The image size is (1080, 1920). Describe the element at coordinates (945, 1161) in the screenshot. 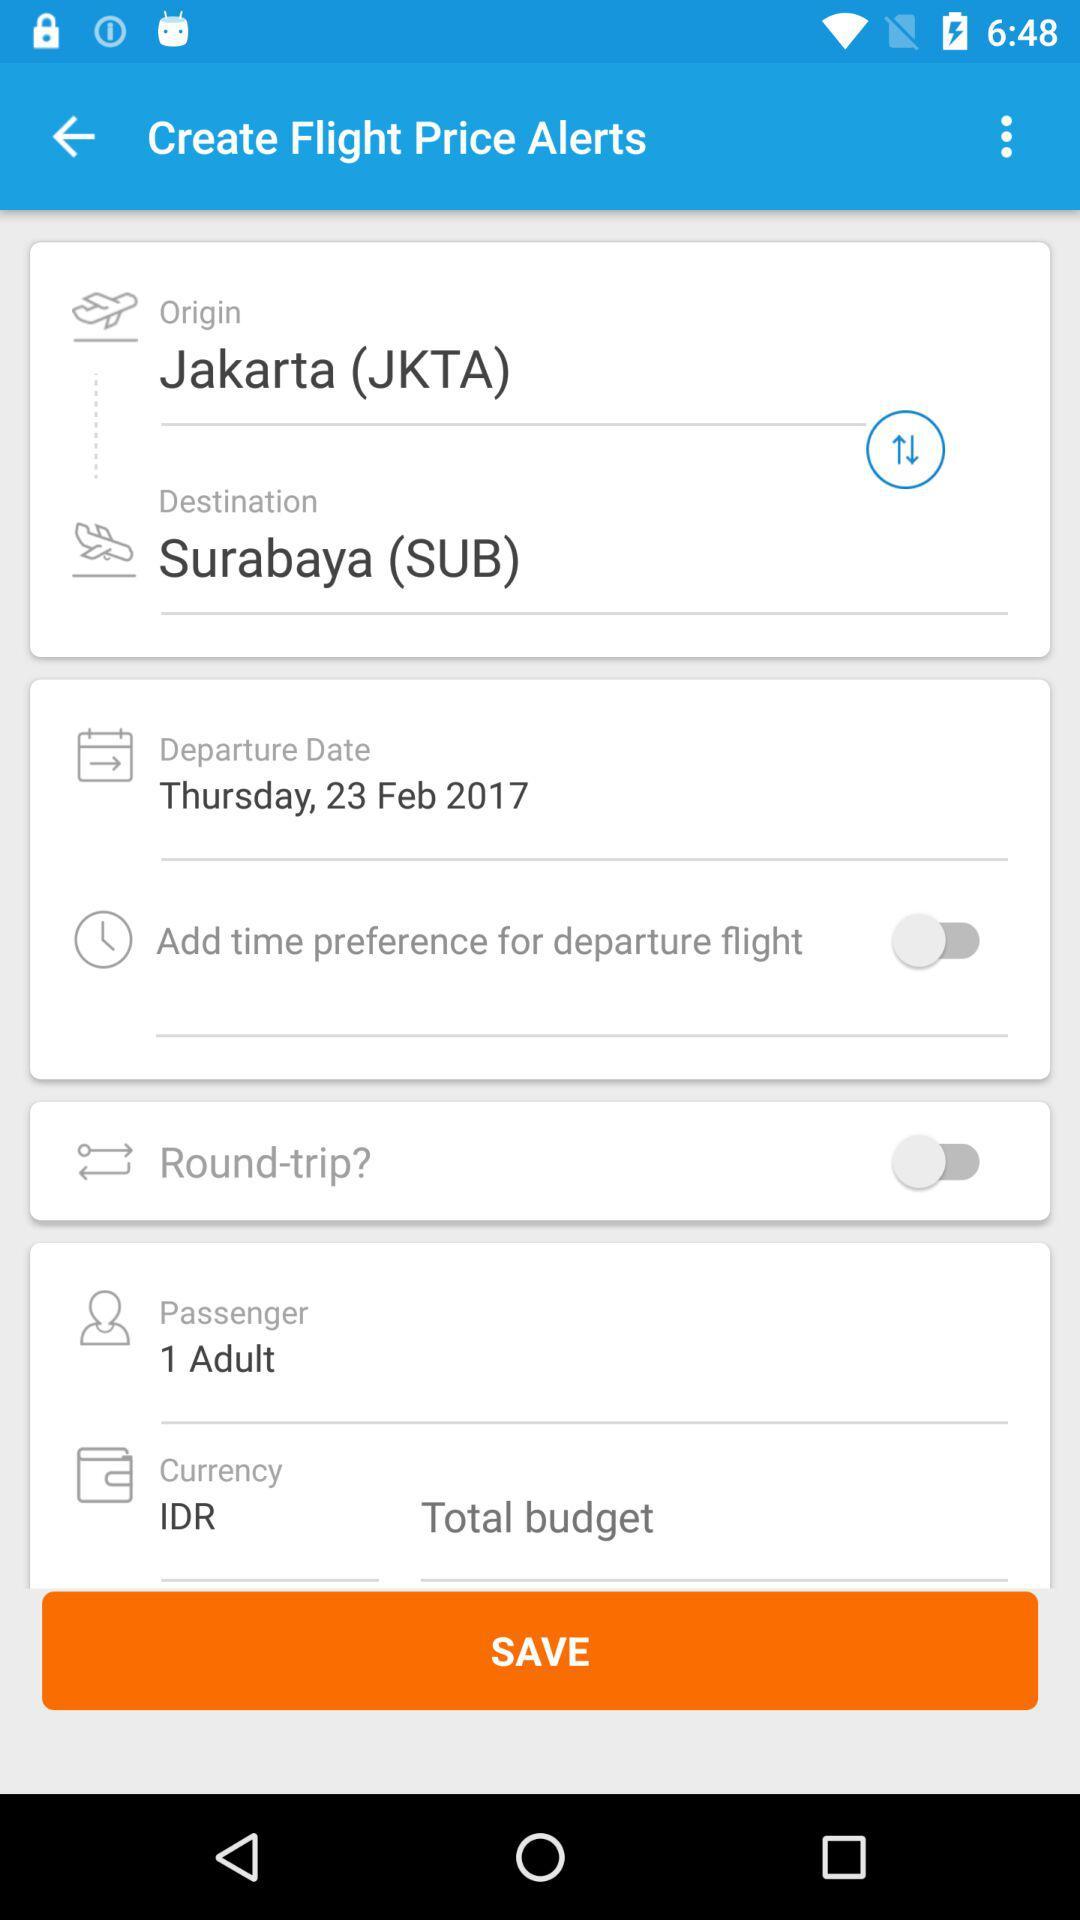

I see `to enable round-trip options` at that location.